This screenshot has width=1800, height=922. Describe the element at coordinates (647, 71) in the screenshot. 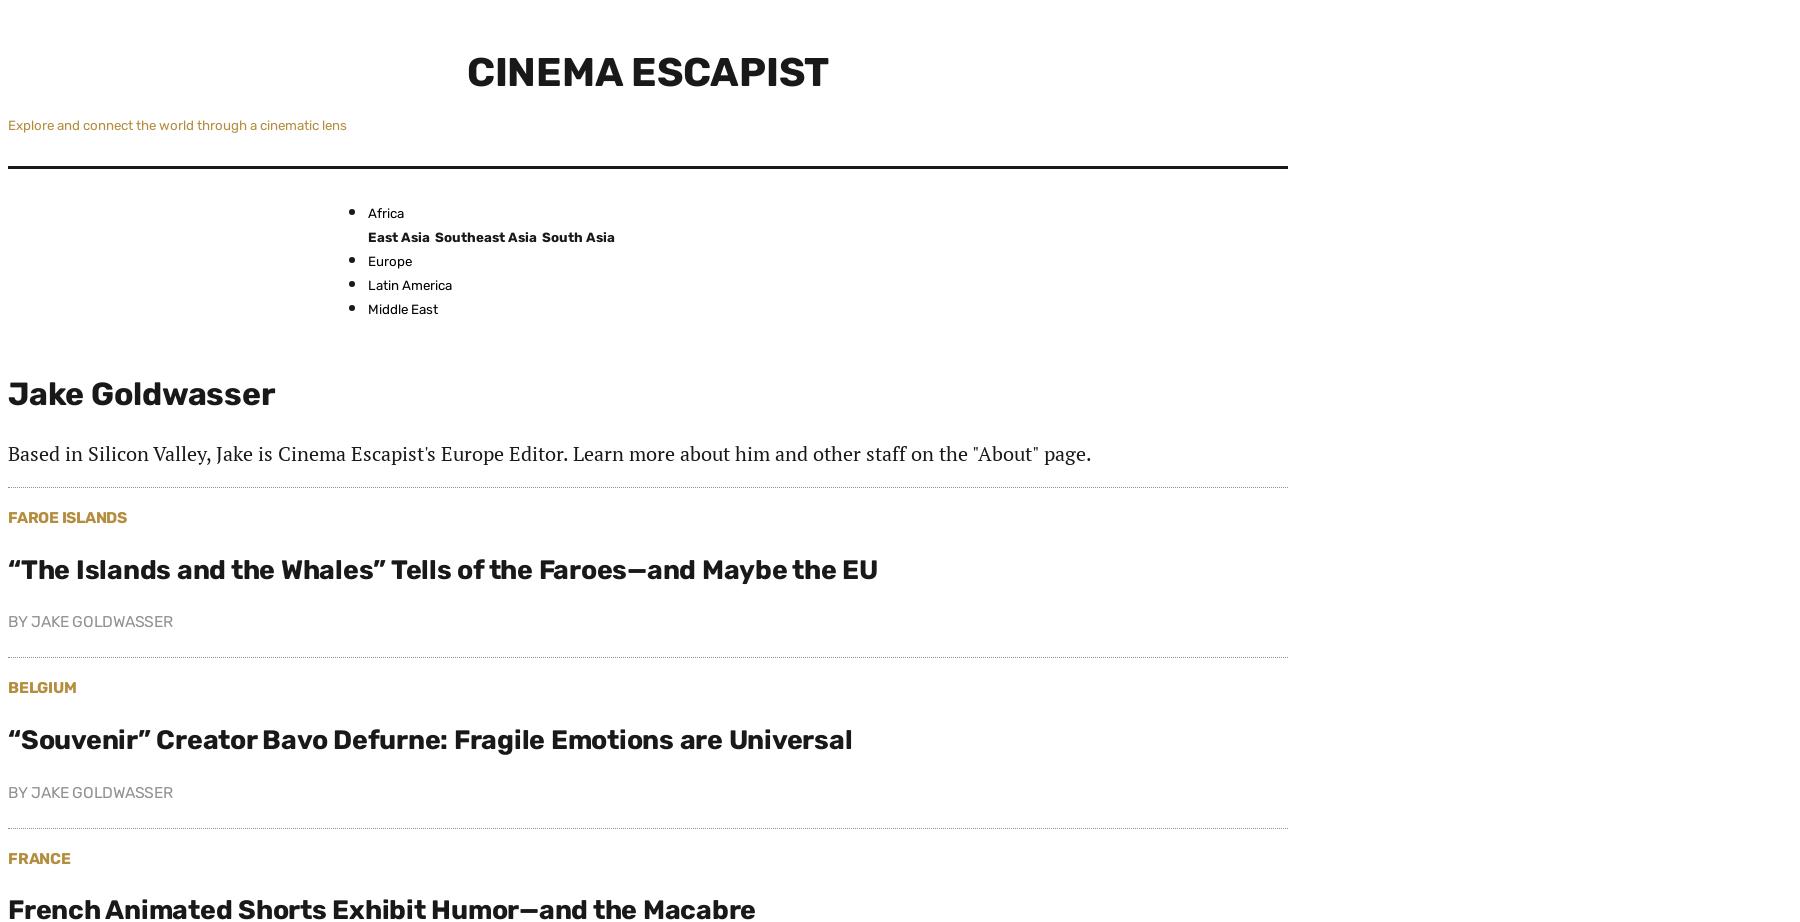

I see `'Cinema Escapist'` at that location.